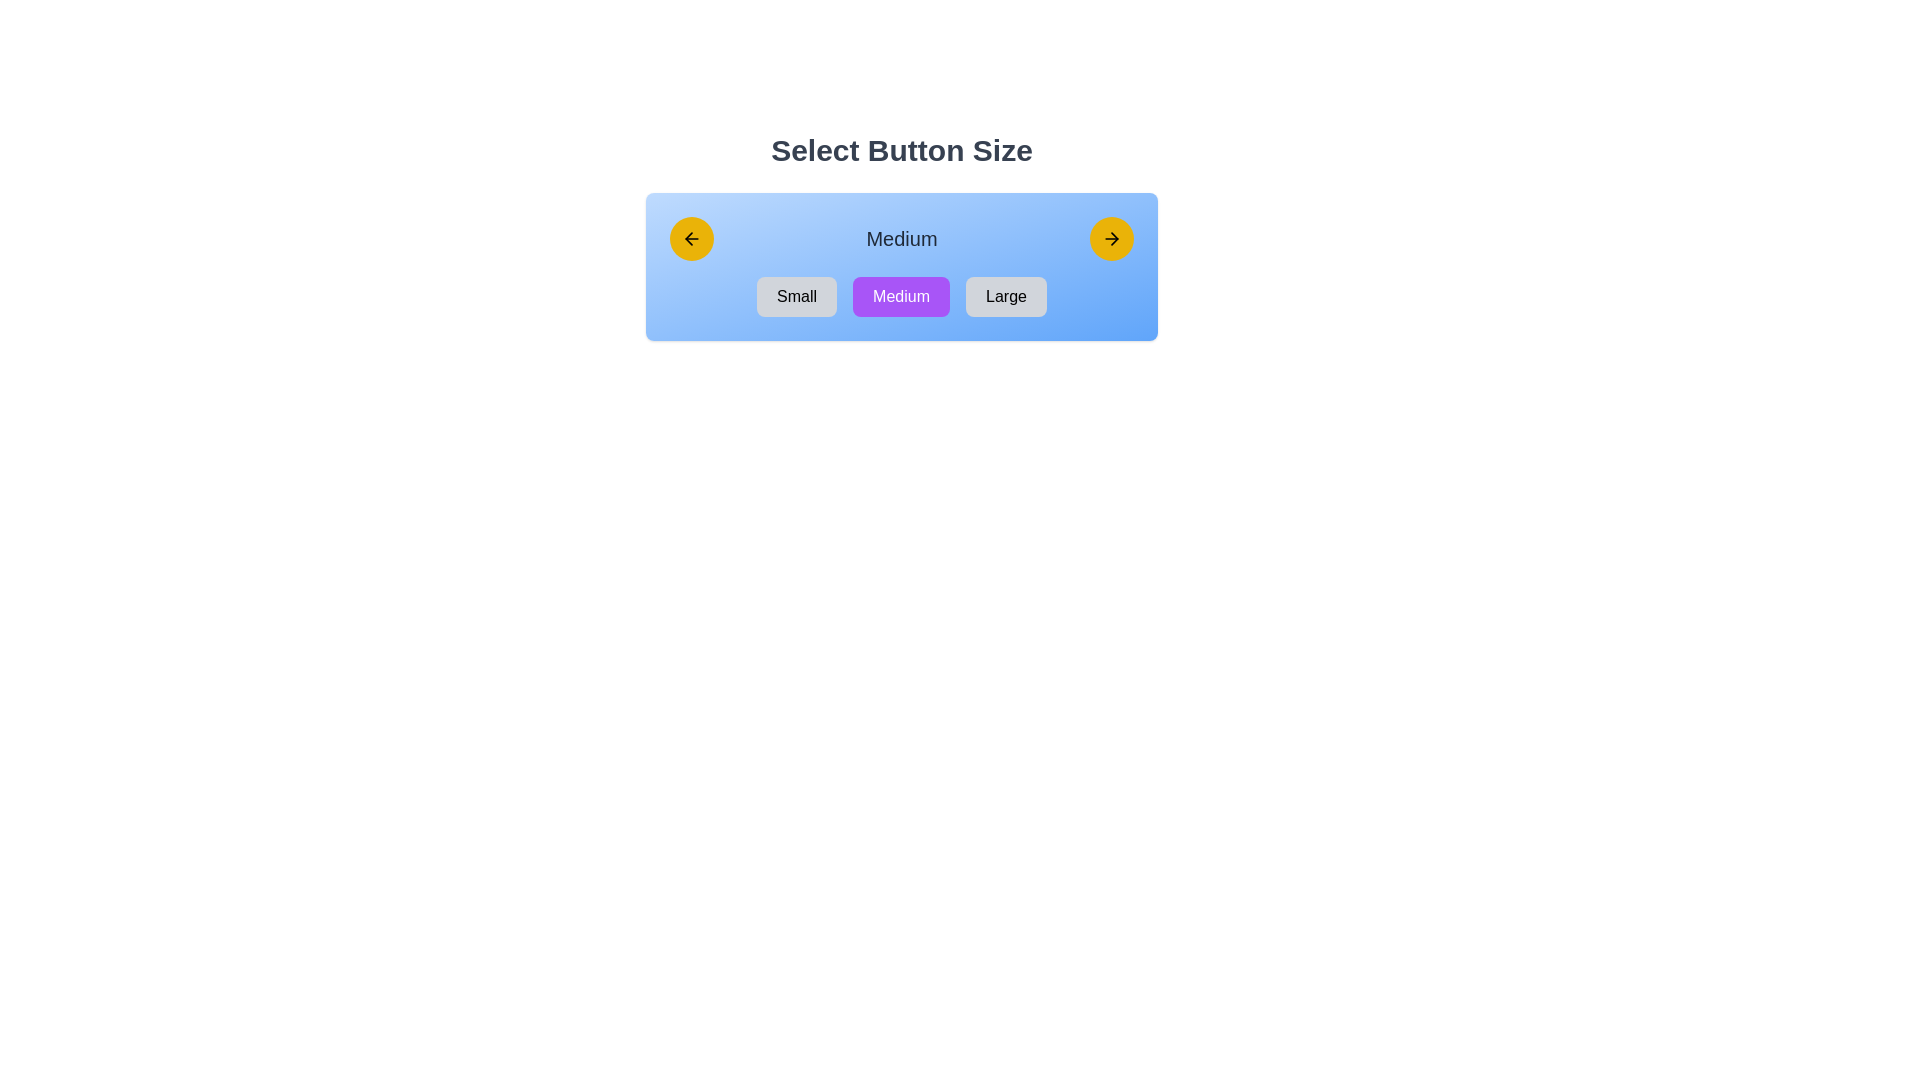 This screenshot has height=1080, width=1920. What do you see at coordinates (901, 297) in the screenshot?
I see `the 'Medium' button within the horizontal group of buttons labeled 'Small', 'Medium', and 'Large', which is located under the heading 'Select Button Size' with a purple background and white text` at bounding box center [901, 297].